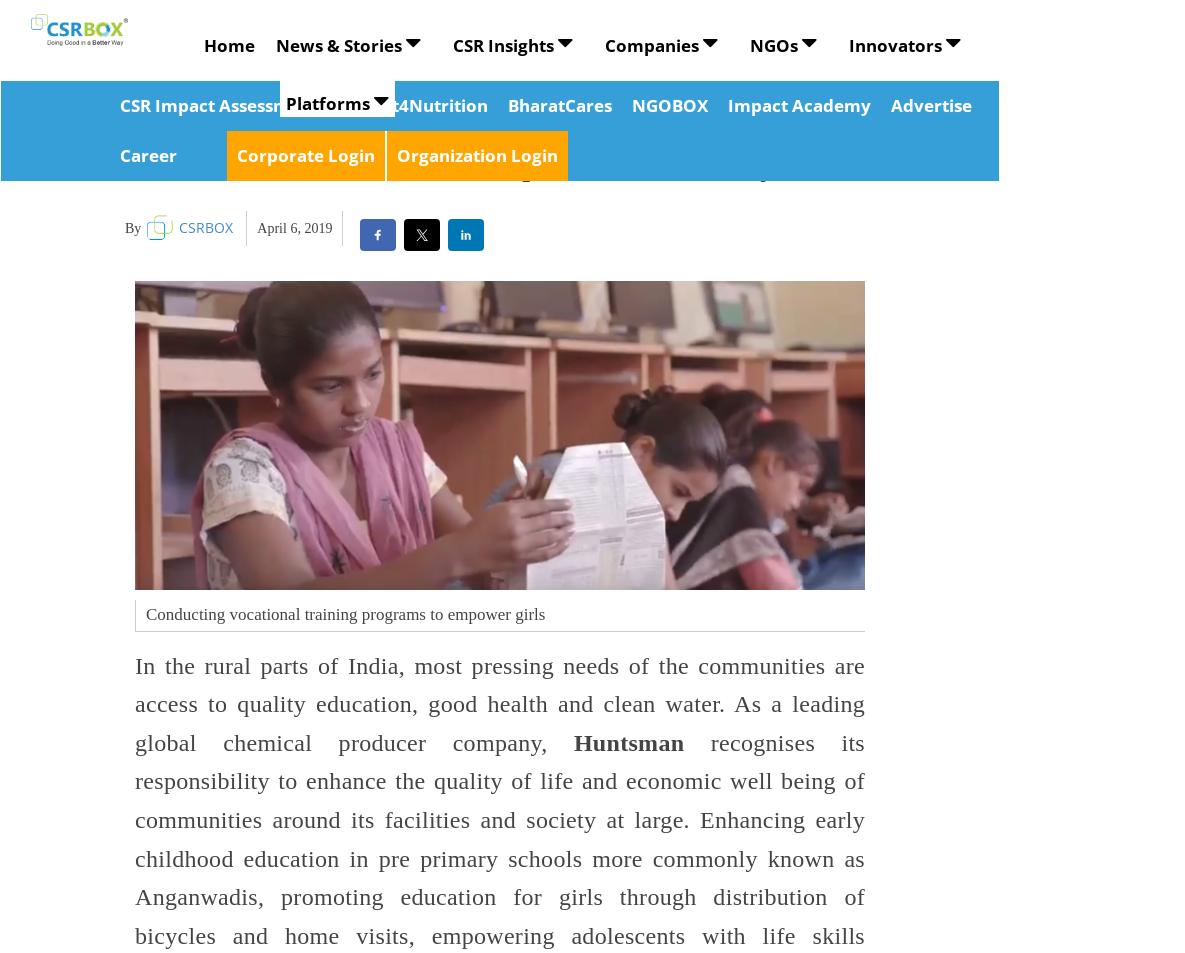 The width and height of the screenshot is (1185, 953). What do you see at coordinates (797, 104) in the screenshot?
I see `'Impact Academy'` at bounding box center [797, 104].